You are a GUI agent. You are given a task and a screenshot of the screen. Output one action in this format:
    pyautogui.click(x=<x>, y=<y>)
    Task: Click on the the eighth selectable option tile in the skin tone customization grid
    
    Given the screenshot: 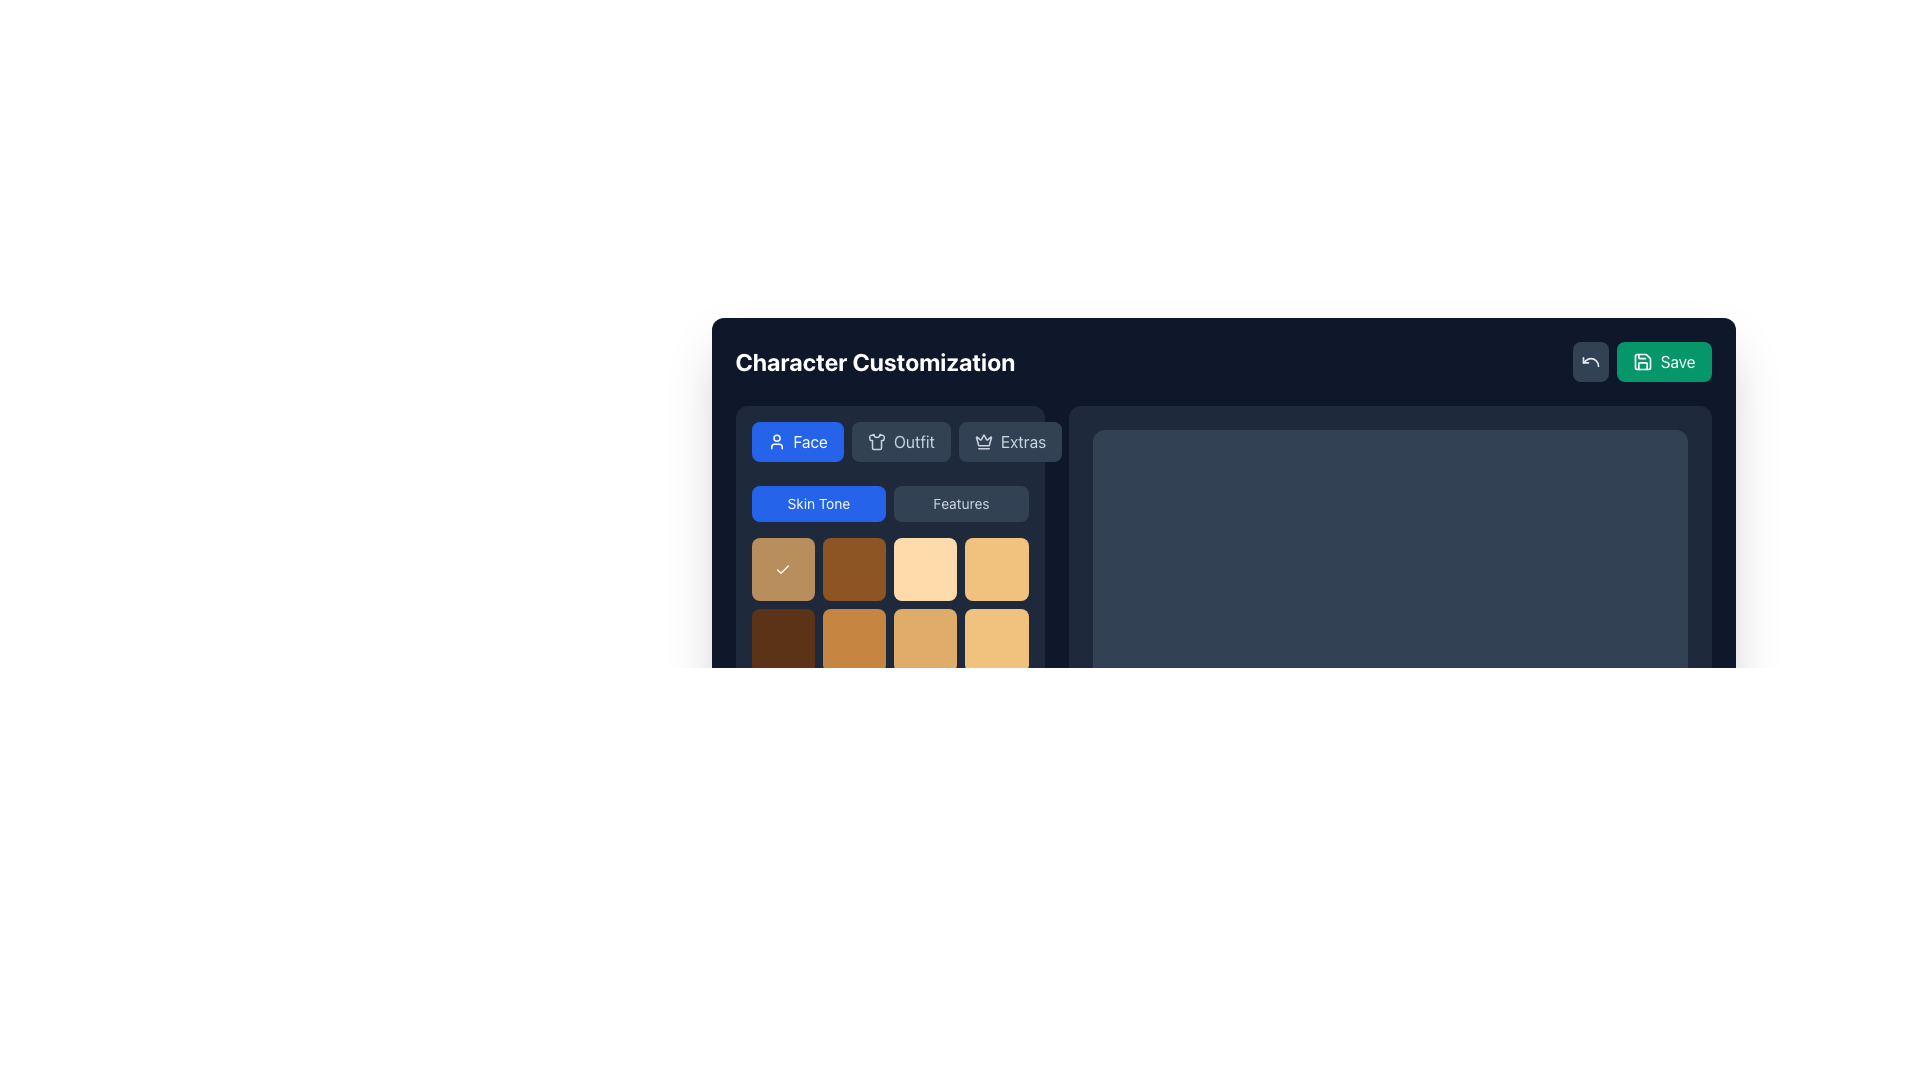 What is the action you would take?
    pyautogui.click(x=854, y=640)
    